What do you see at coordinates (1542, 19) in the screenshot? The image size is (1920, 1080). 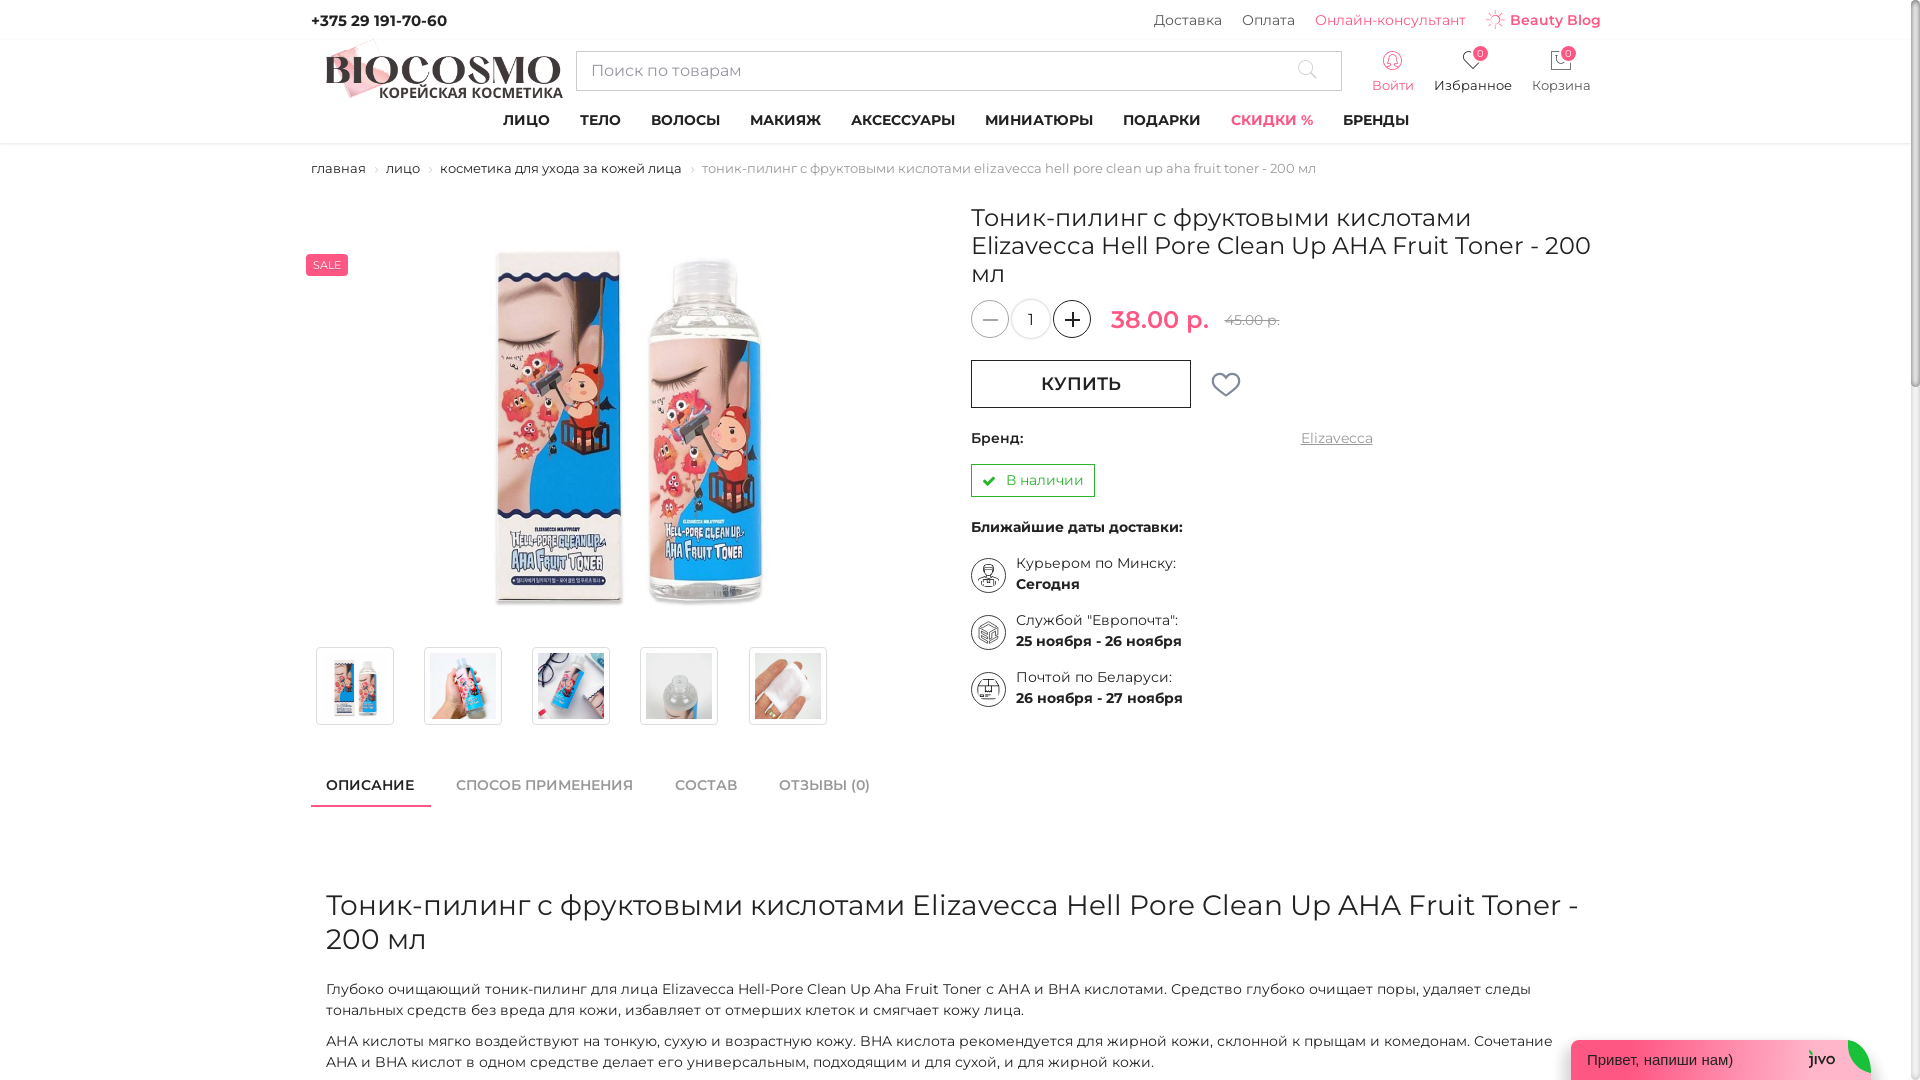 I see `'Beauty Blog'` at bounding box center [1542, 19].